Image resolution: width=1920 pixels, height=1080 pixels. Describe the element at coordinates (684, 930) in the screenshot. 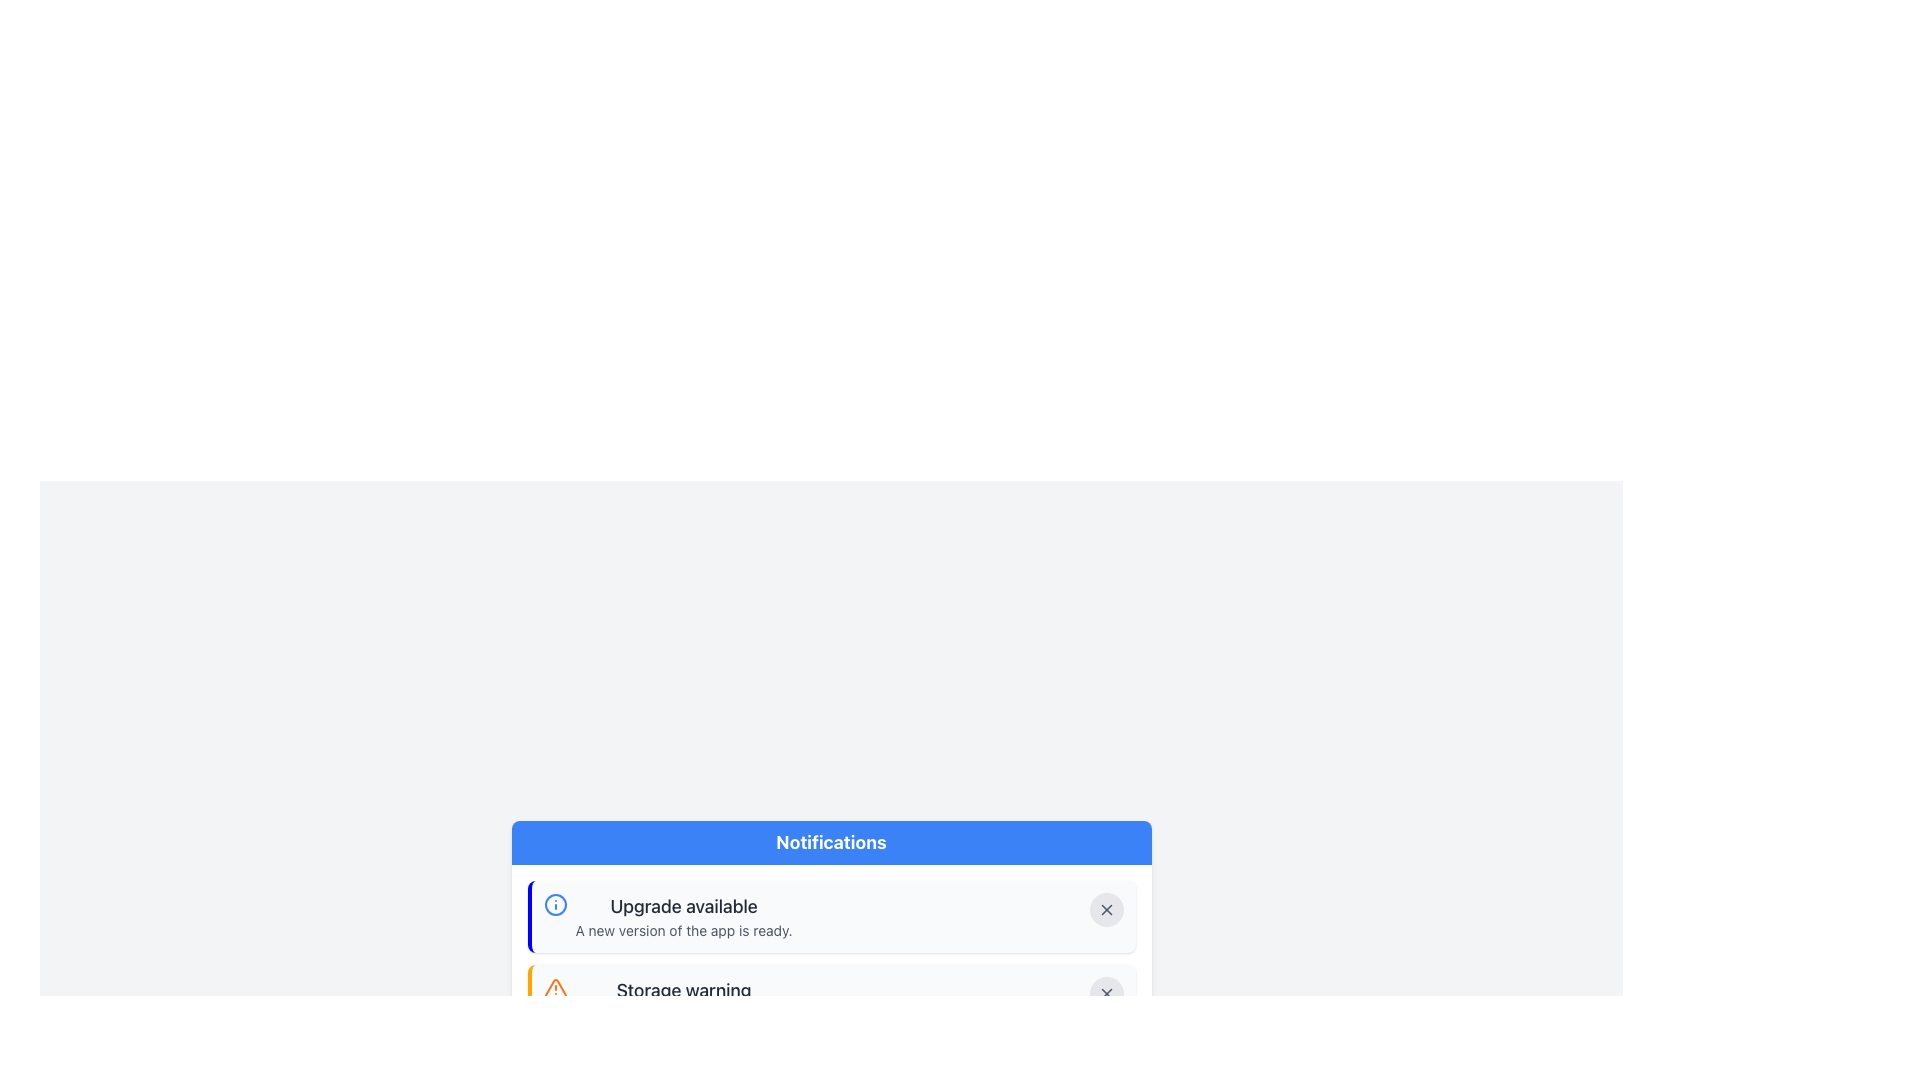

I see `the text displaying 'A new version of the app is ready.' which is located below the 'Upgrade available' header` at that location.